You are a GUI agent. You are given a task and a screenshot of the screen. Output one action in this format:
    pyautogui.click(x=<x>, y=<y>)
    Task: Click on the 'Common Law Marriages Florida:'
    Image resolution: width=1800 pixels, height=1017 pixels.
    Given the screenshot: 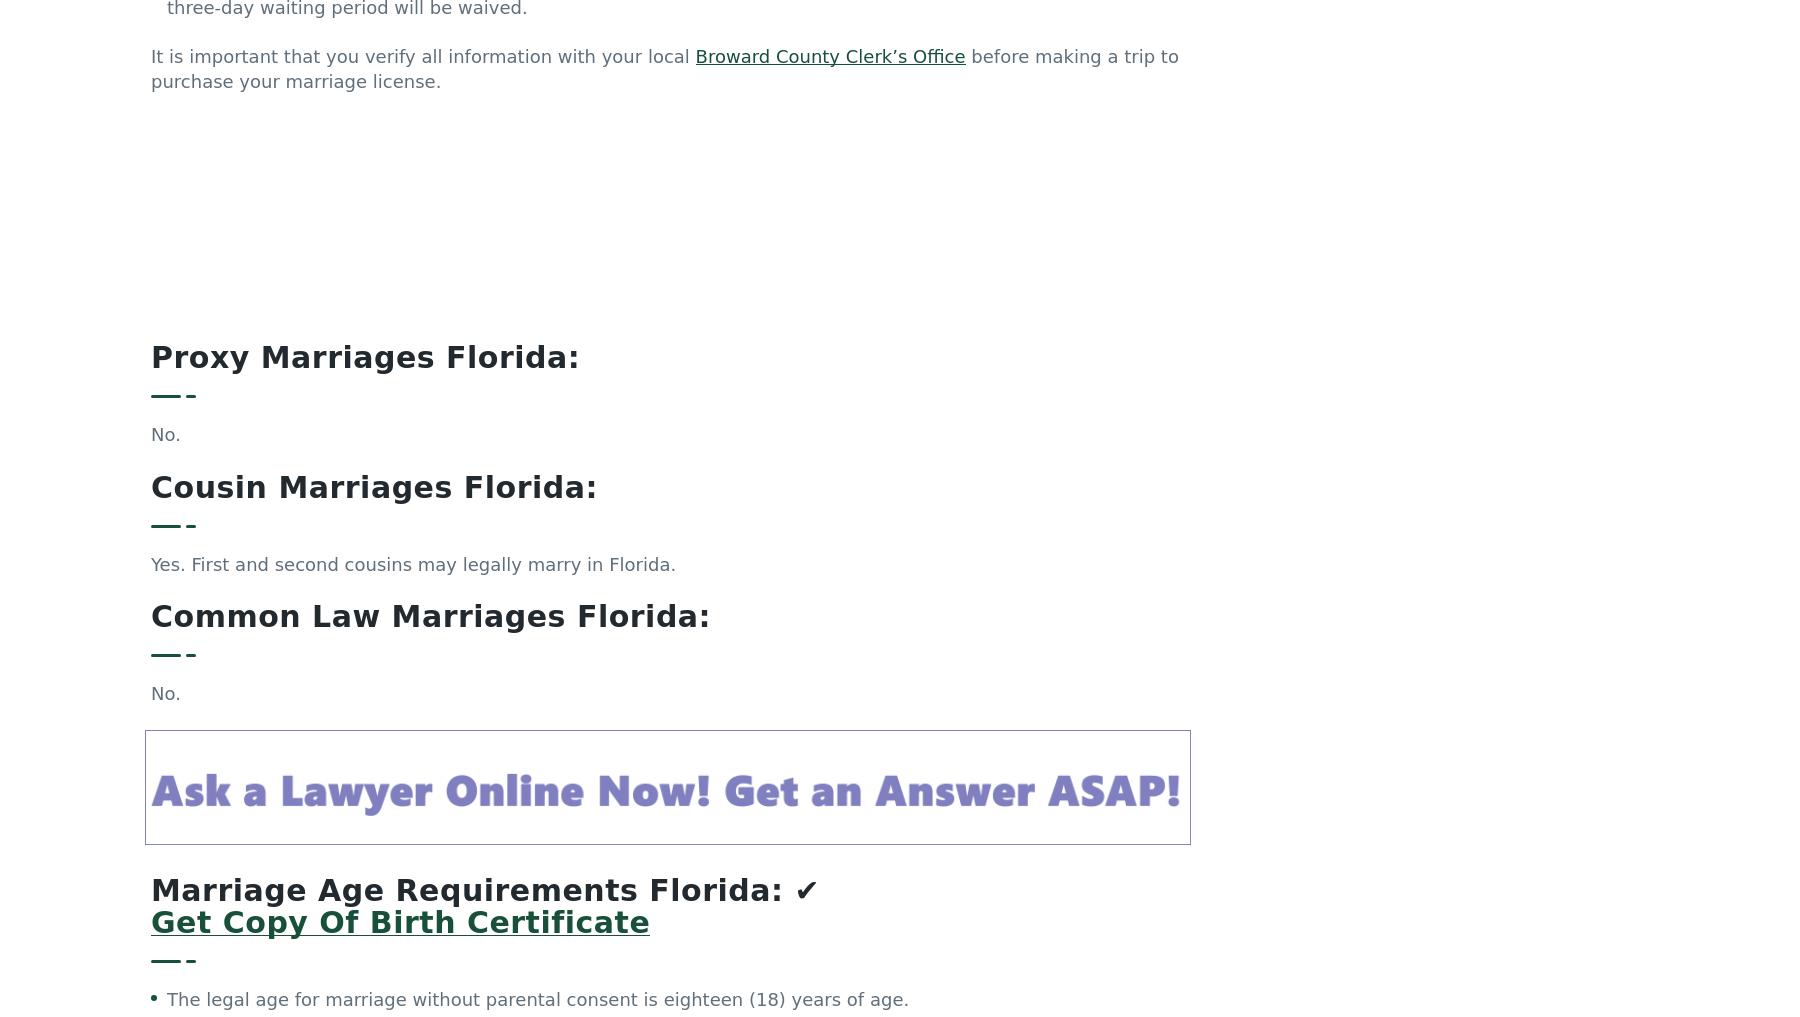 What is the action you would take?
    pyautogui.click(x=430, y=425)
    